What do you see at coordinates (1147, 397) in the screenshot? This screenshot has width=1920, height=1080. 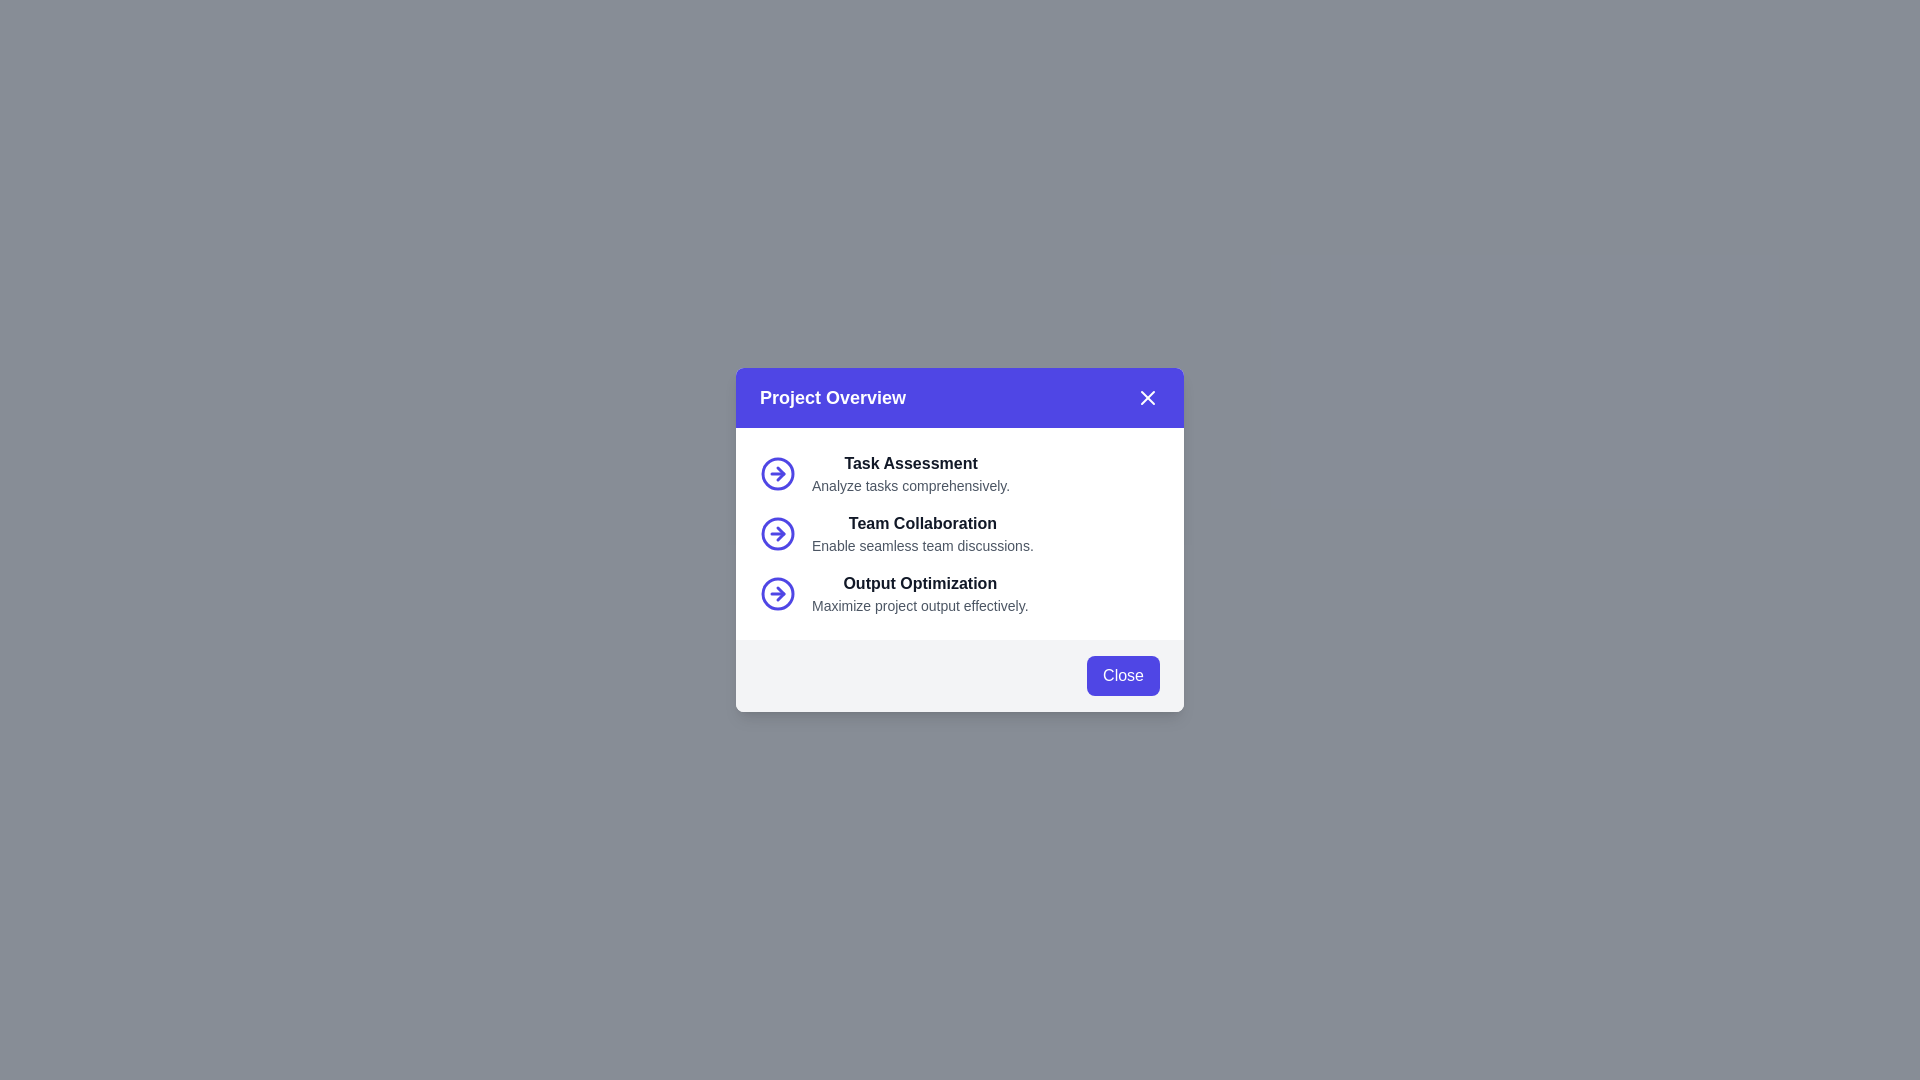 I see `the Close icon, which appears as a diagonal cross with thin lines, located in the top-right corner of the 'Project Overview' modal's purple header section` at bounding box center [1147, 397].